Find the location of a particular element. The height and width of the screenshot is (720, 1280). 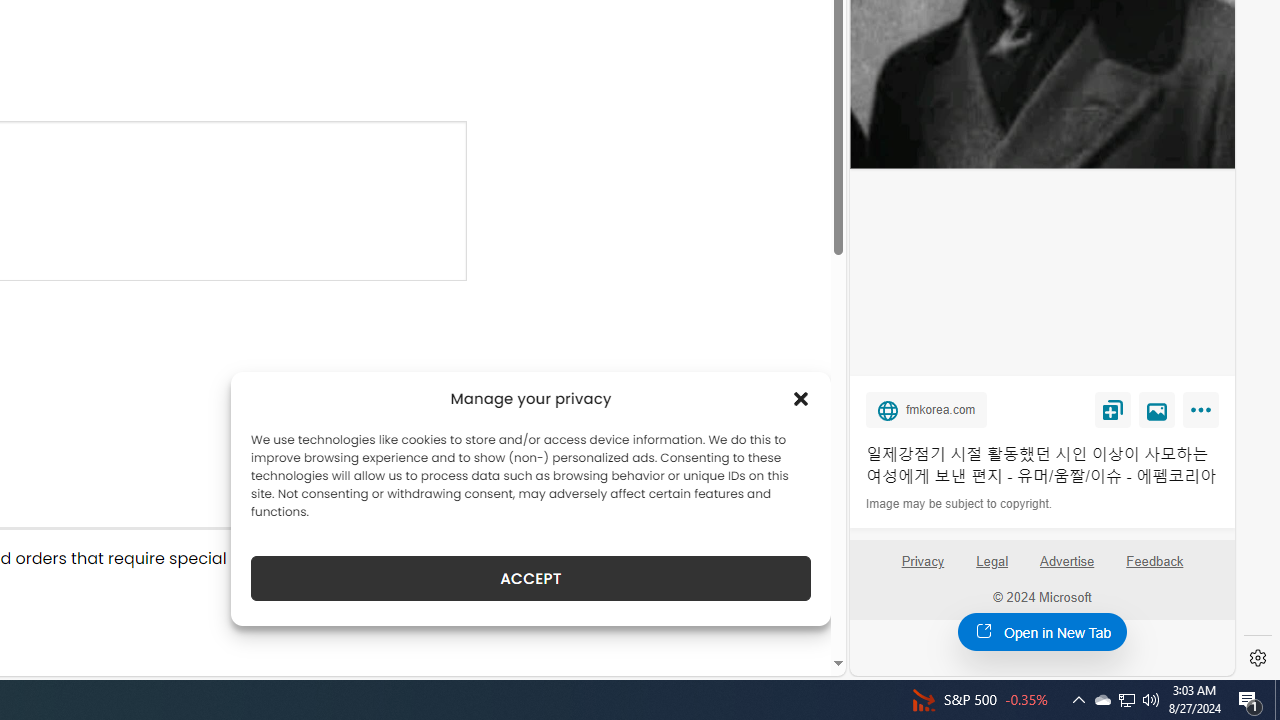

'View image' is located at coordinates (1157, 408).